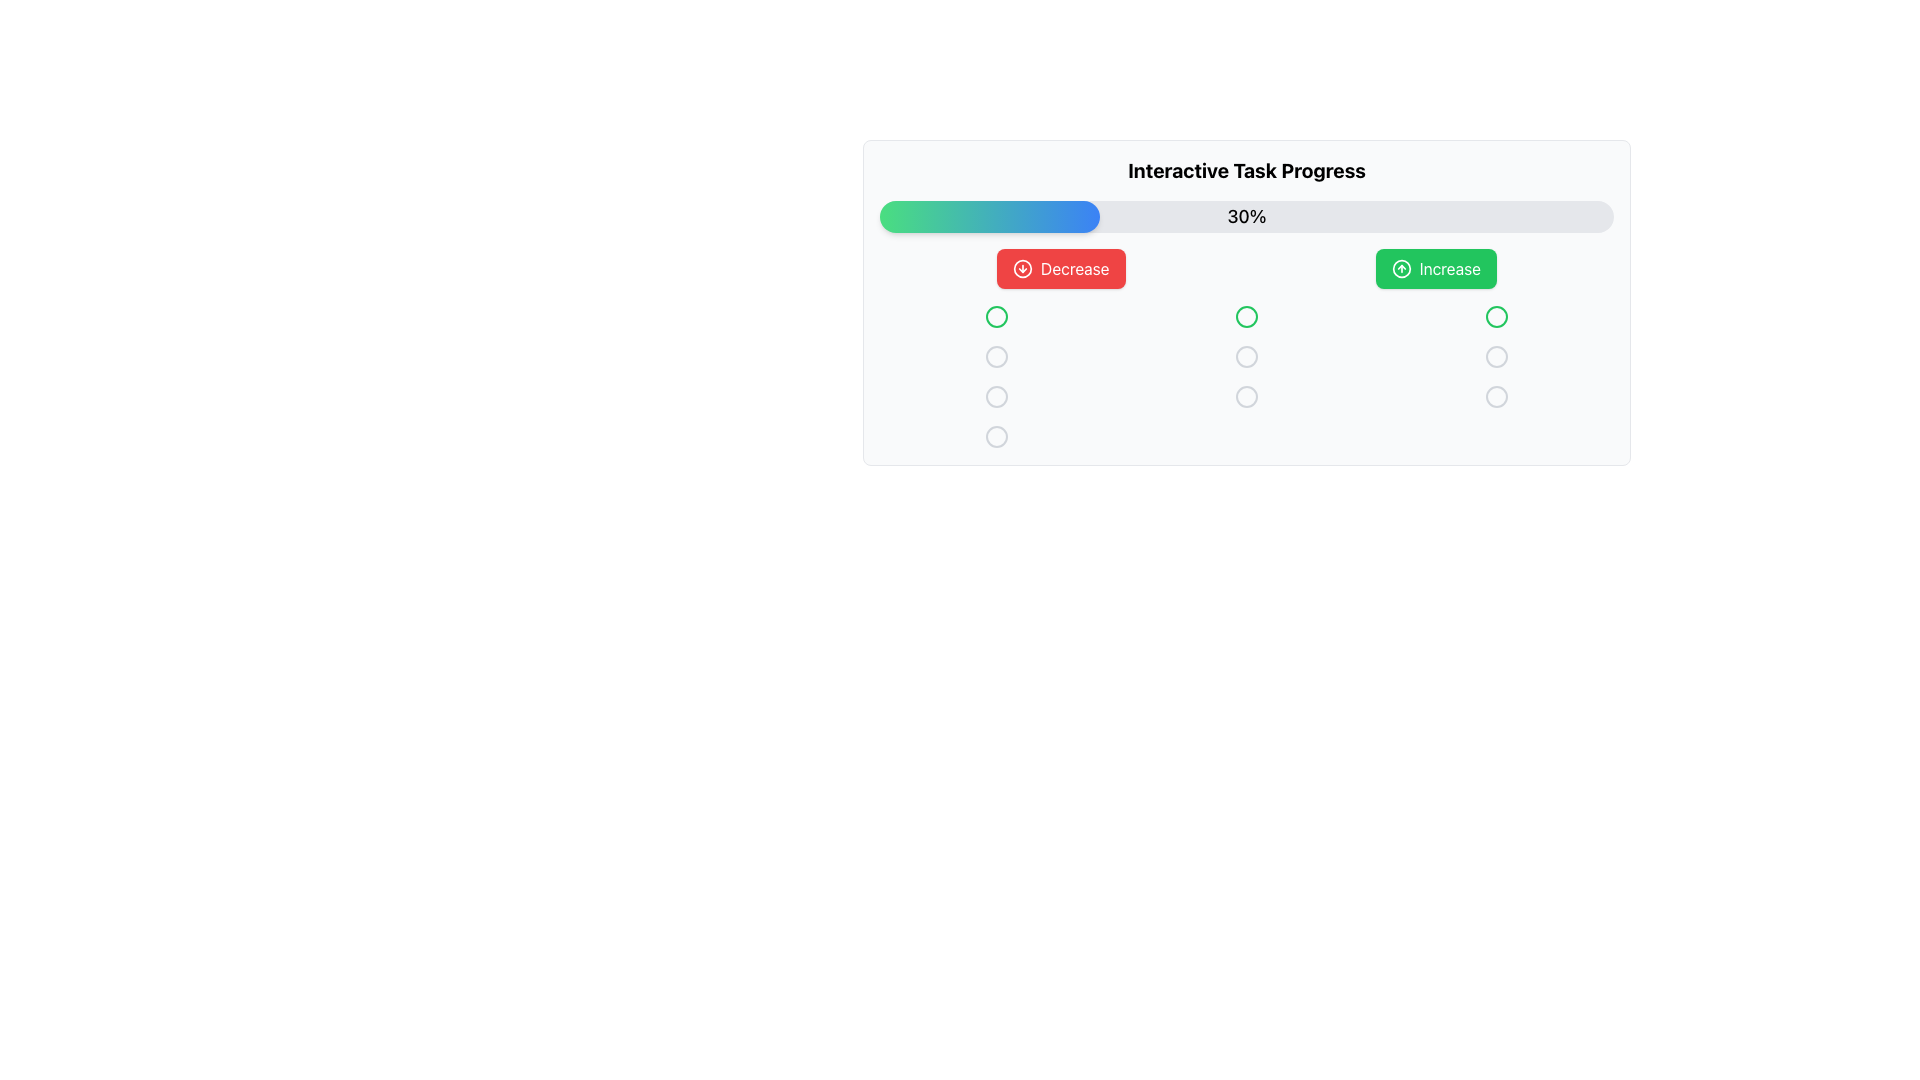  I want to click on the Decorative icon within the 'Increase' button, which features a circular design with an upward-pointing arrow, located on the right side of the 'Interactive Task Progress' section, so click(1400, 268).